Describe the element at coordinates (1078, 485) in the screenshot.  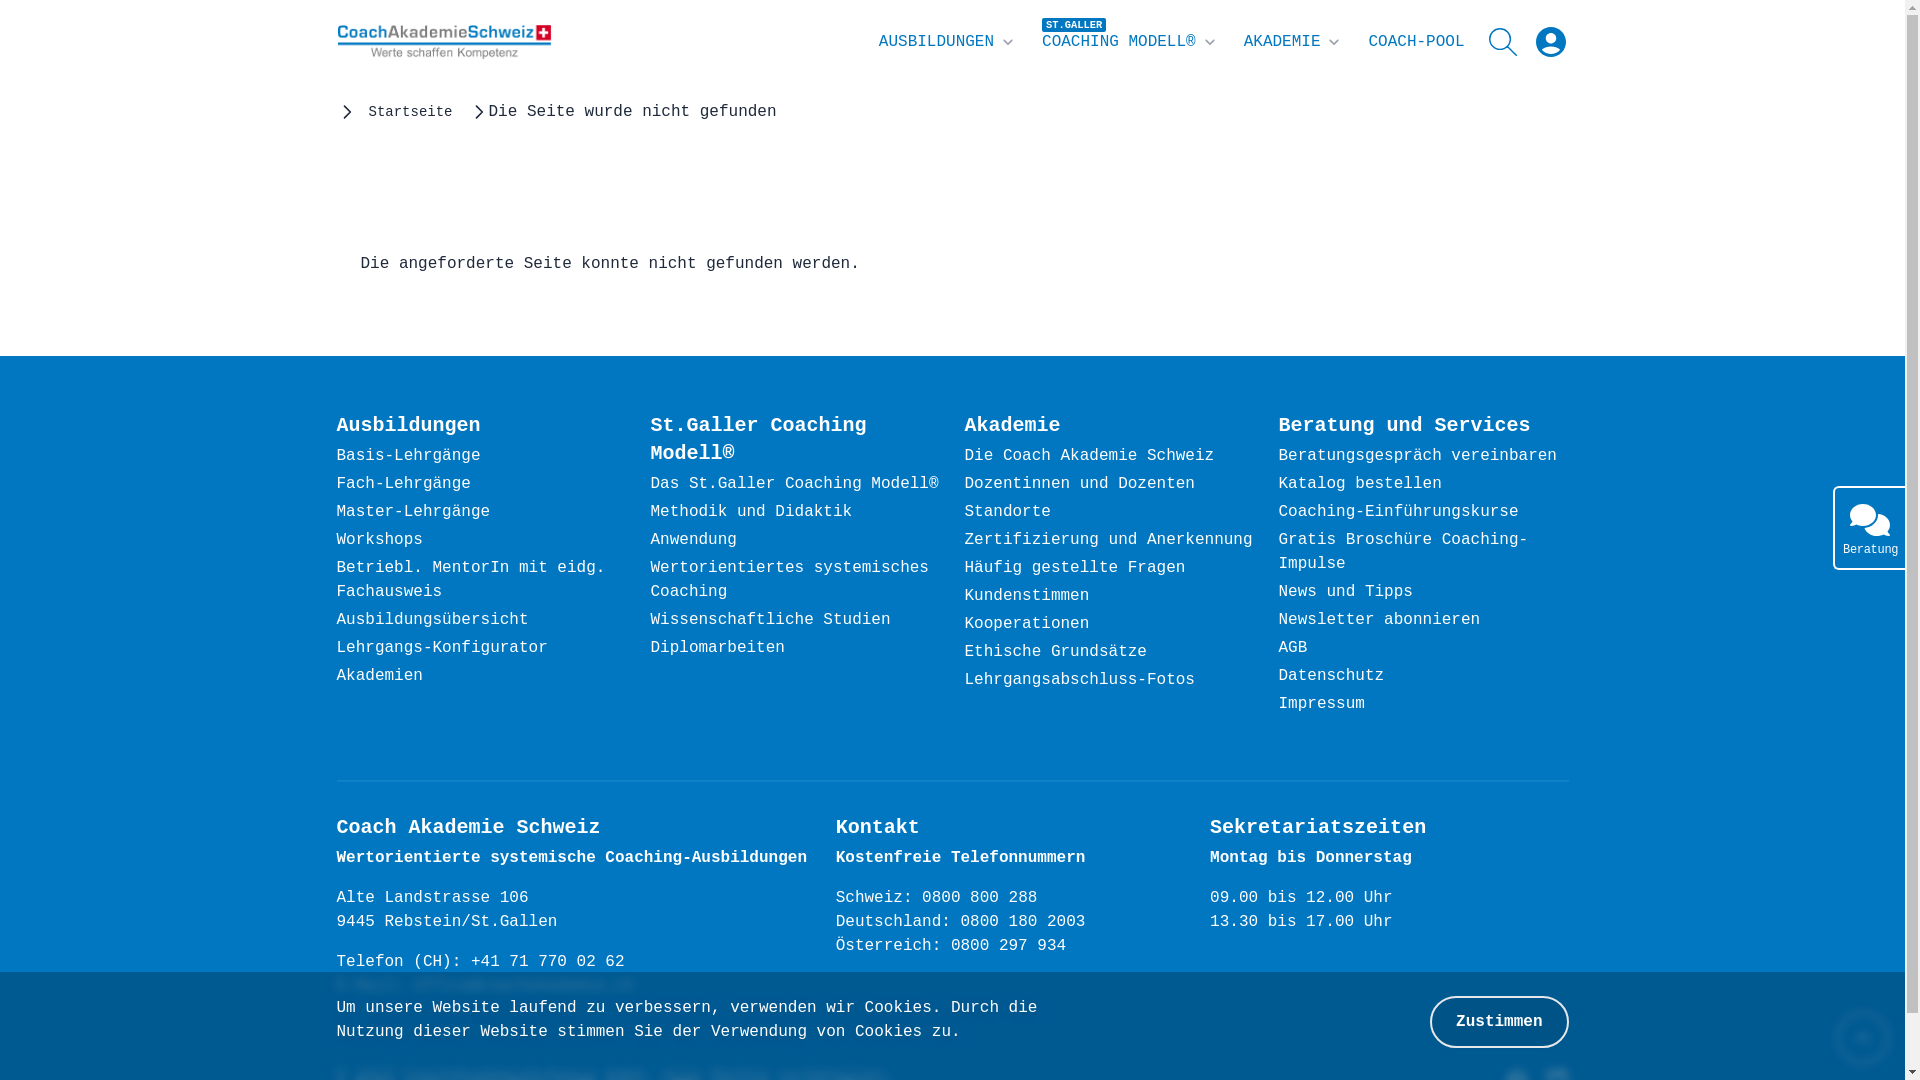
I see `'Dozentinnen und Dozenten'` at that location.